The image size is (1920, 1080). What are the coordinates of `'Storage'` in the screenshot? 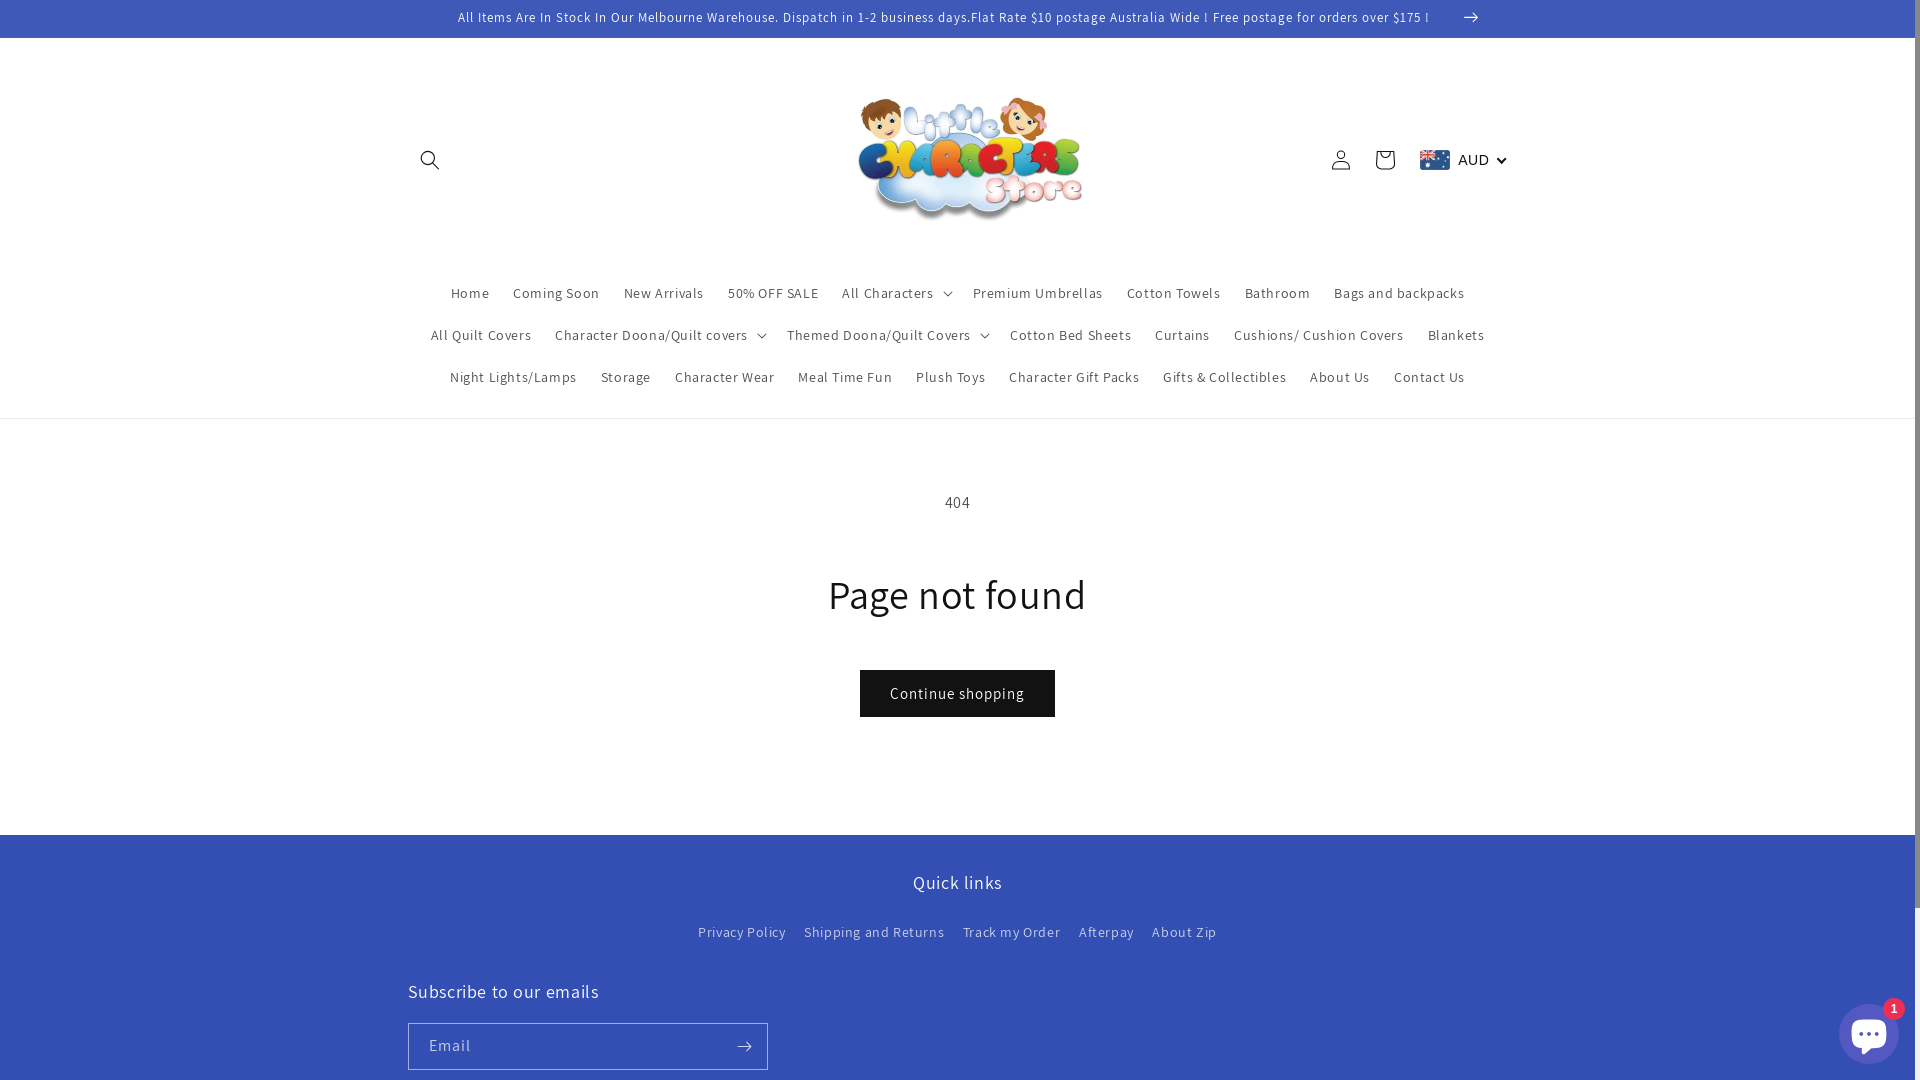 It's located at (624, 377).